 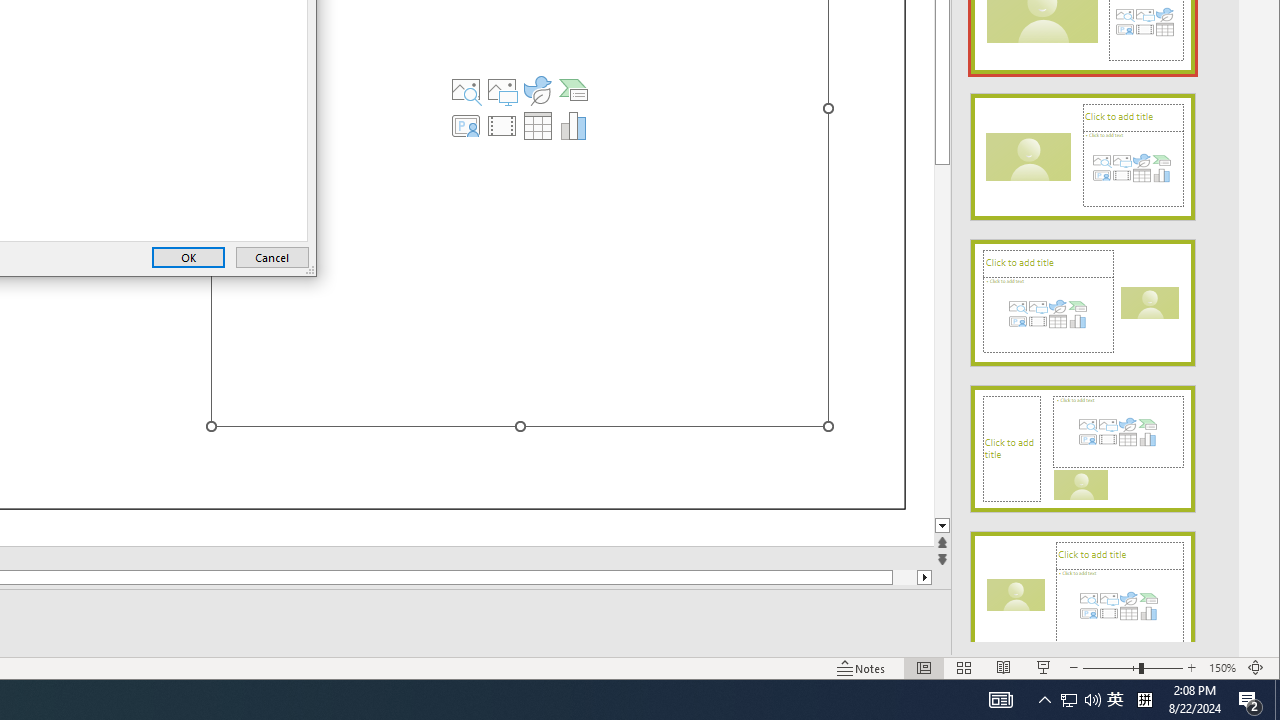 What do you see at coordinates (1000, 698) in the screenshot?
I see `'AutomationID: 4105'` at bounding box center [1000, 698].